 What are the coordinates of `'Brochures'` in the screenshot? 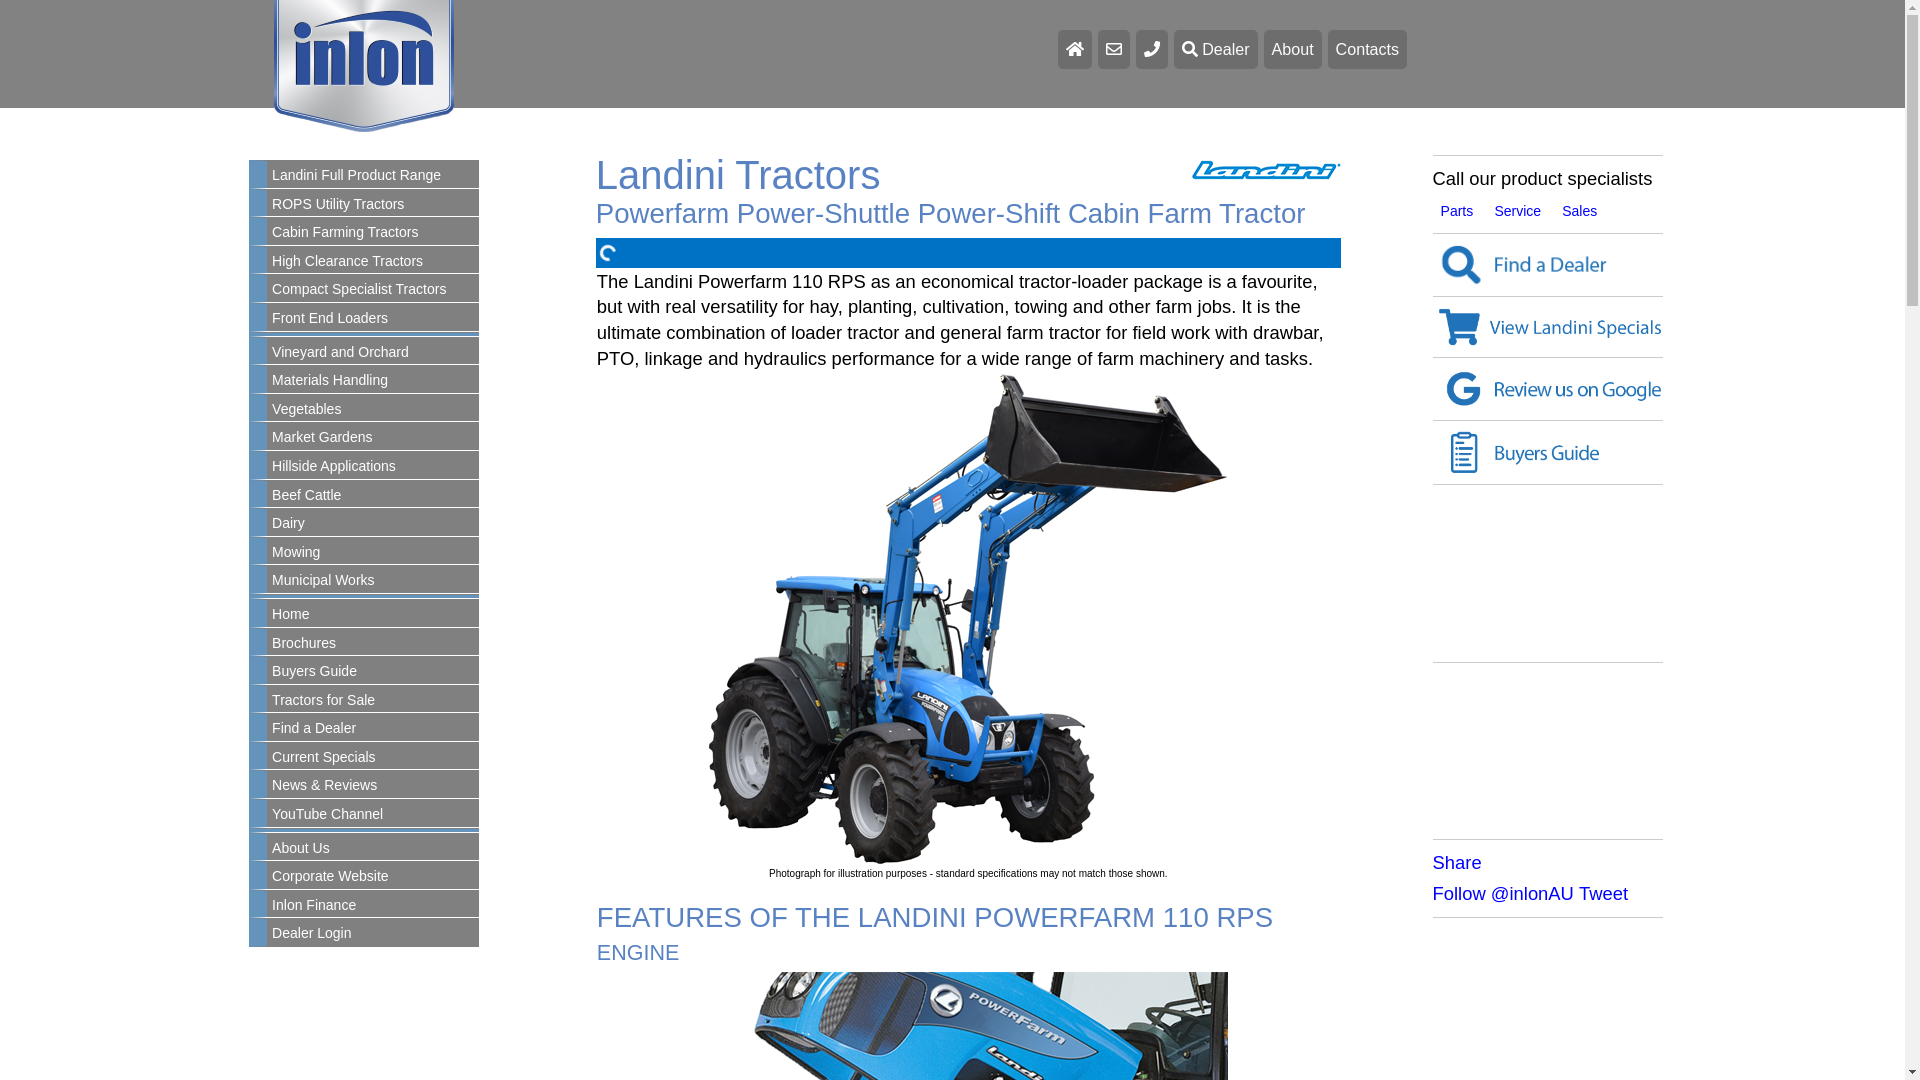 It's located at (373, 644).